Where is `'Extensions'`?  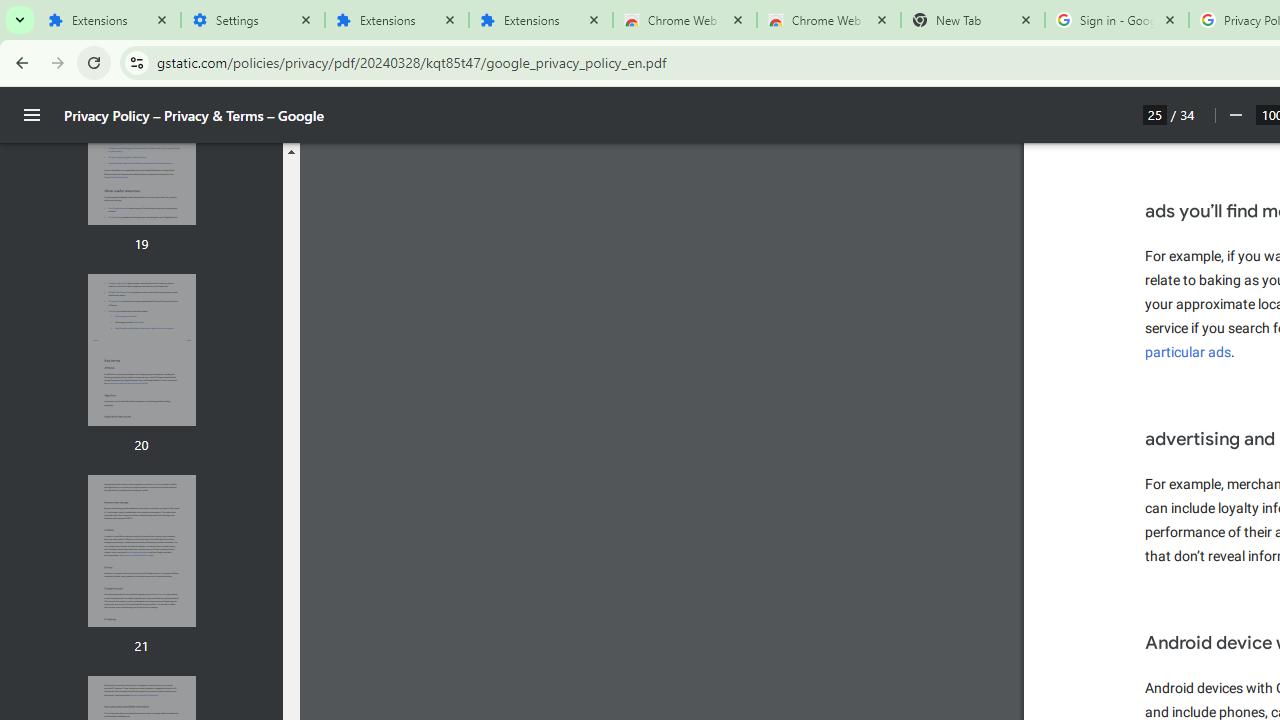
'Extensions' is located at coordinates (540, 20).